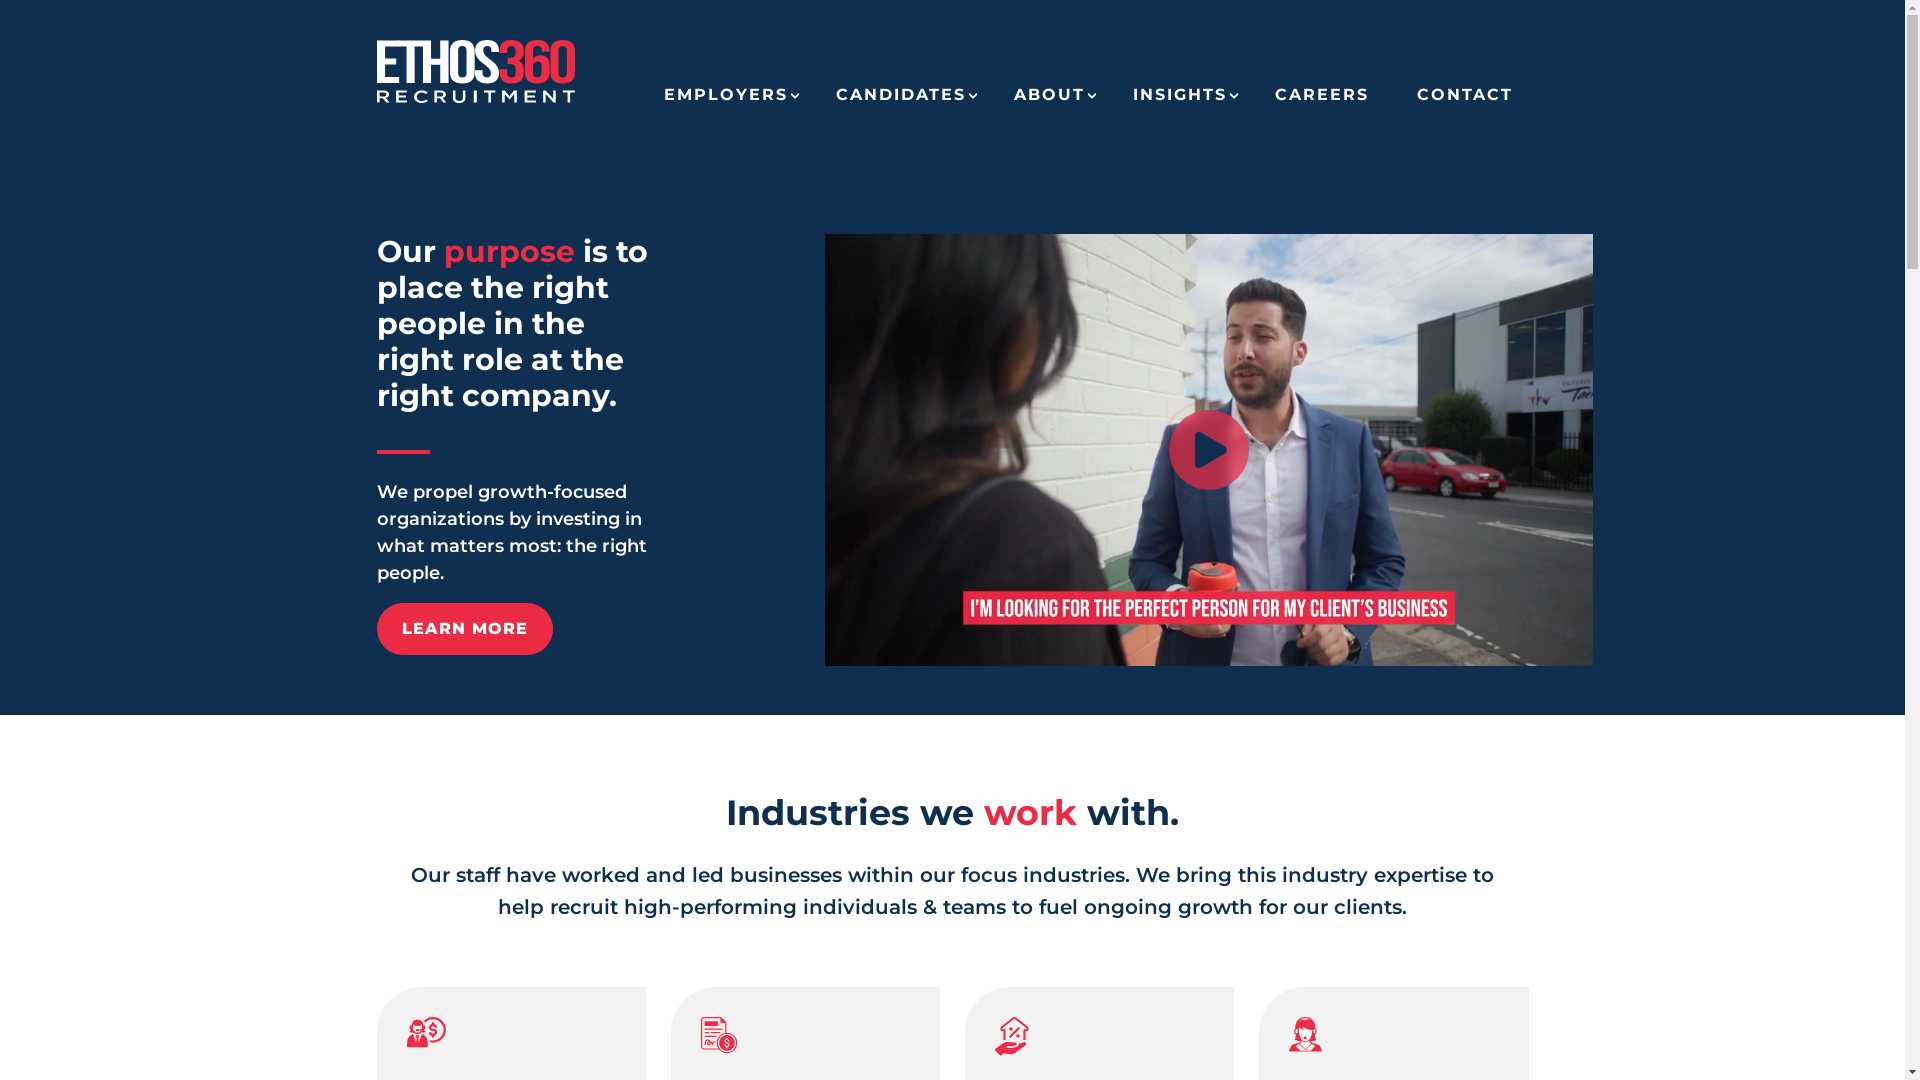 The width and height of the screenshot is (1920, 1080). I want to click on 'CONTACT', so click(1464, 102).